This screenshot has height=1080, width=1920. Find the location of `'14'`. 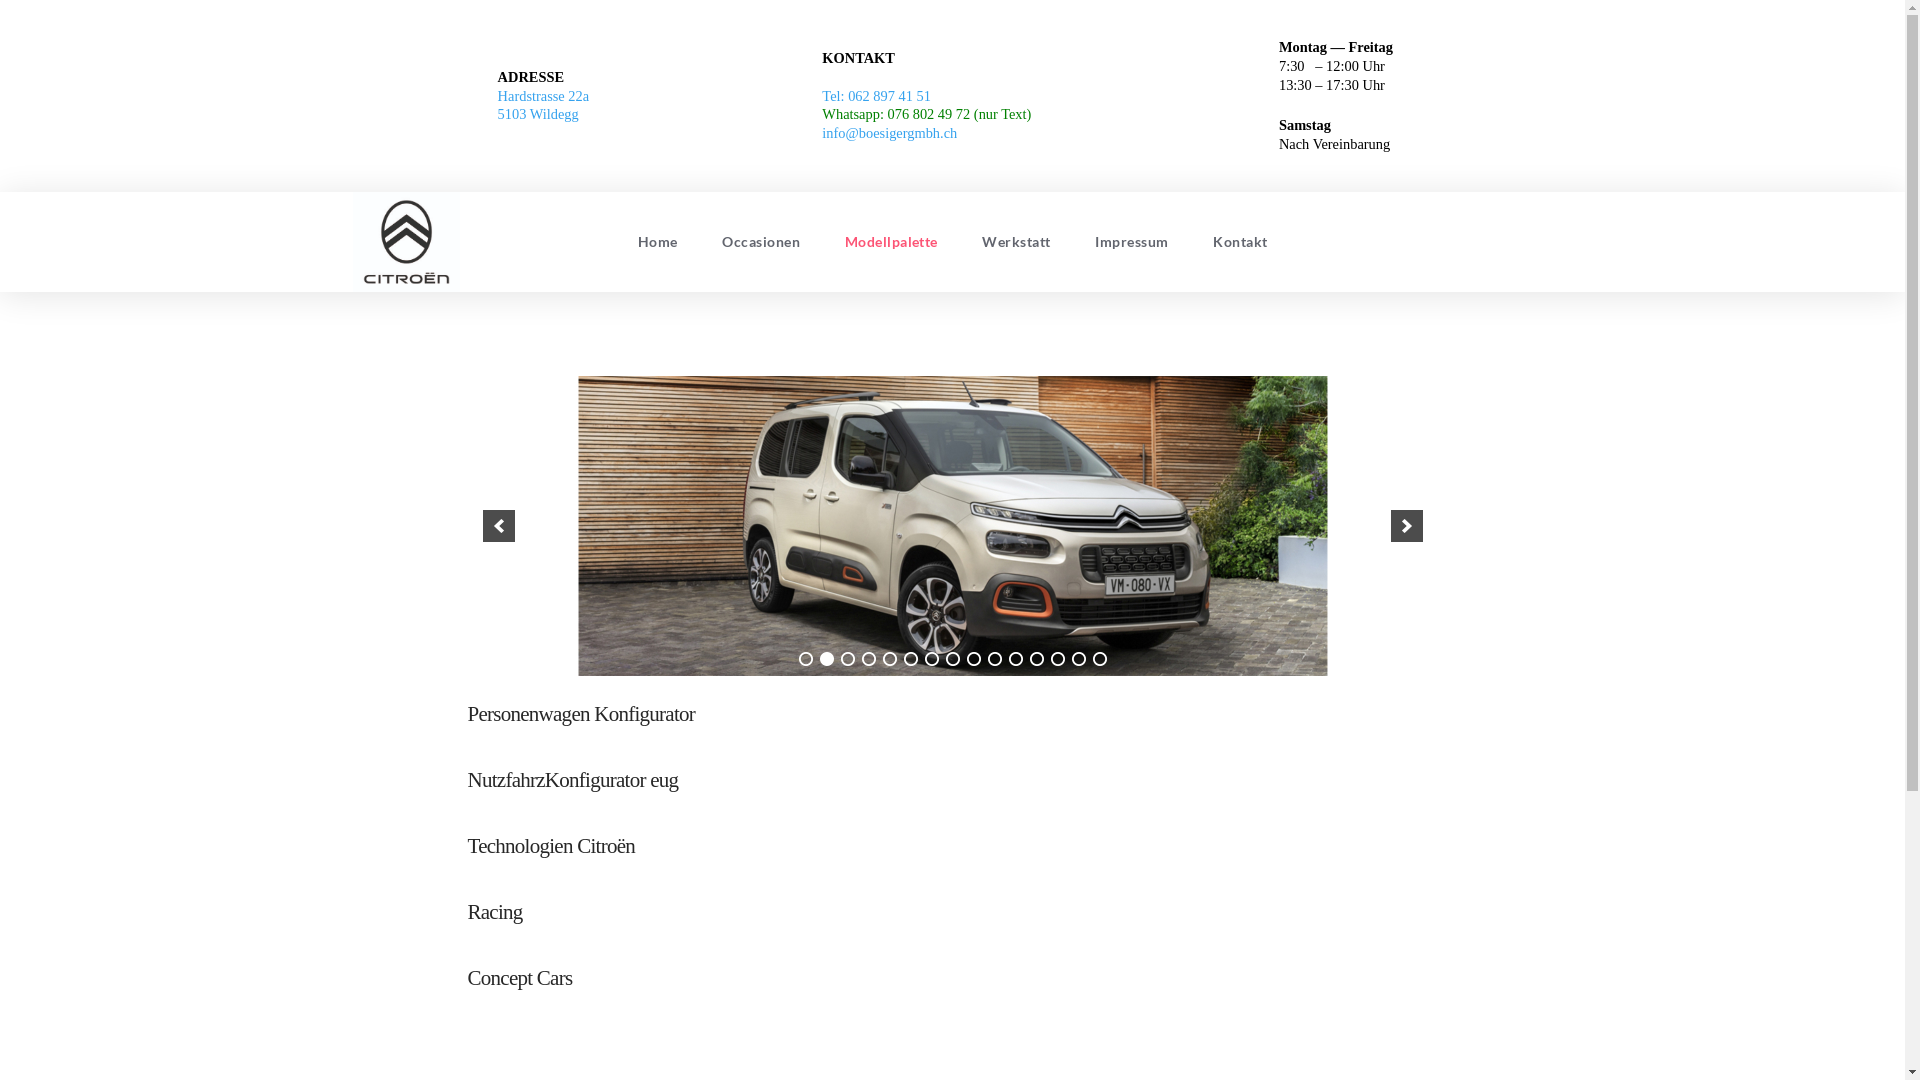

'14' is located at coordinates (1070, 659).